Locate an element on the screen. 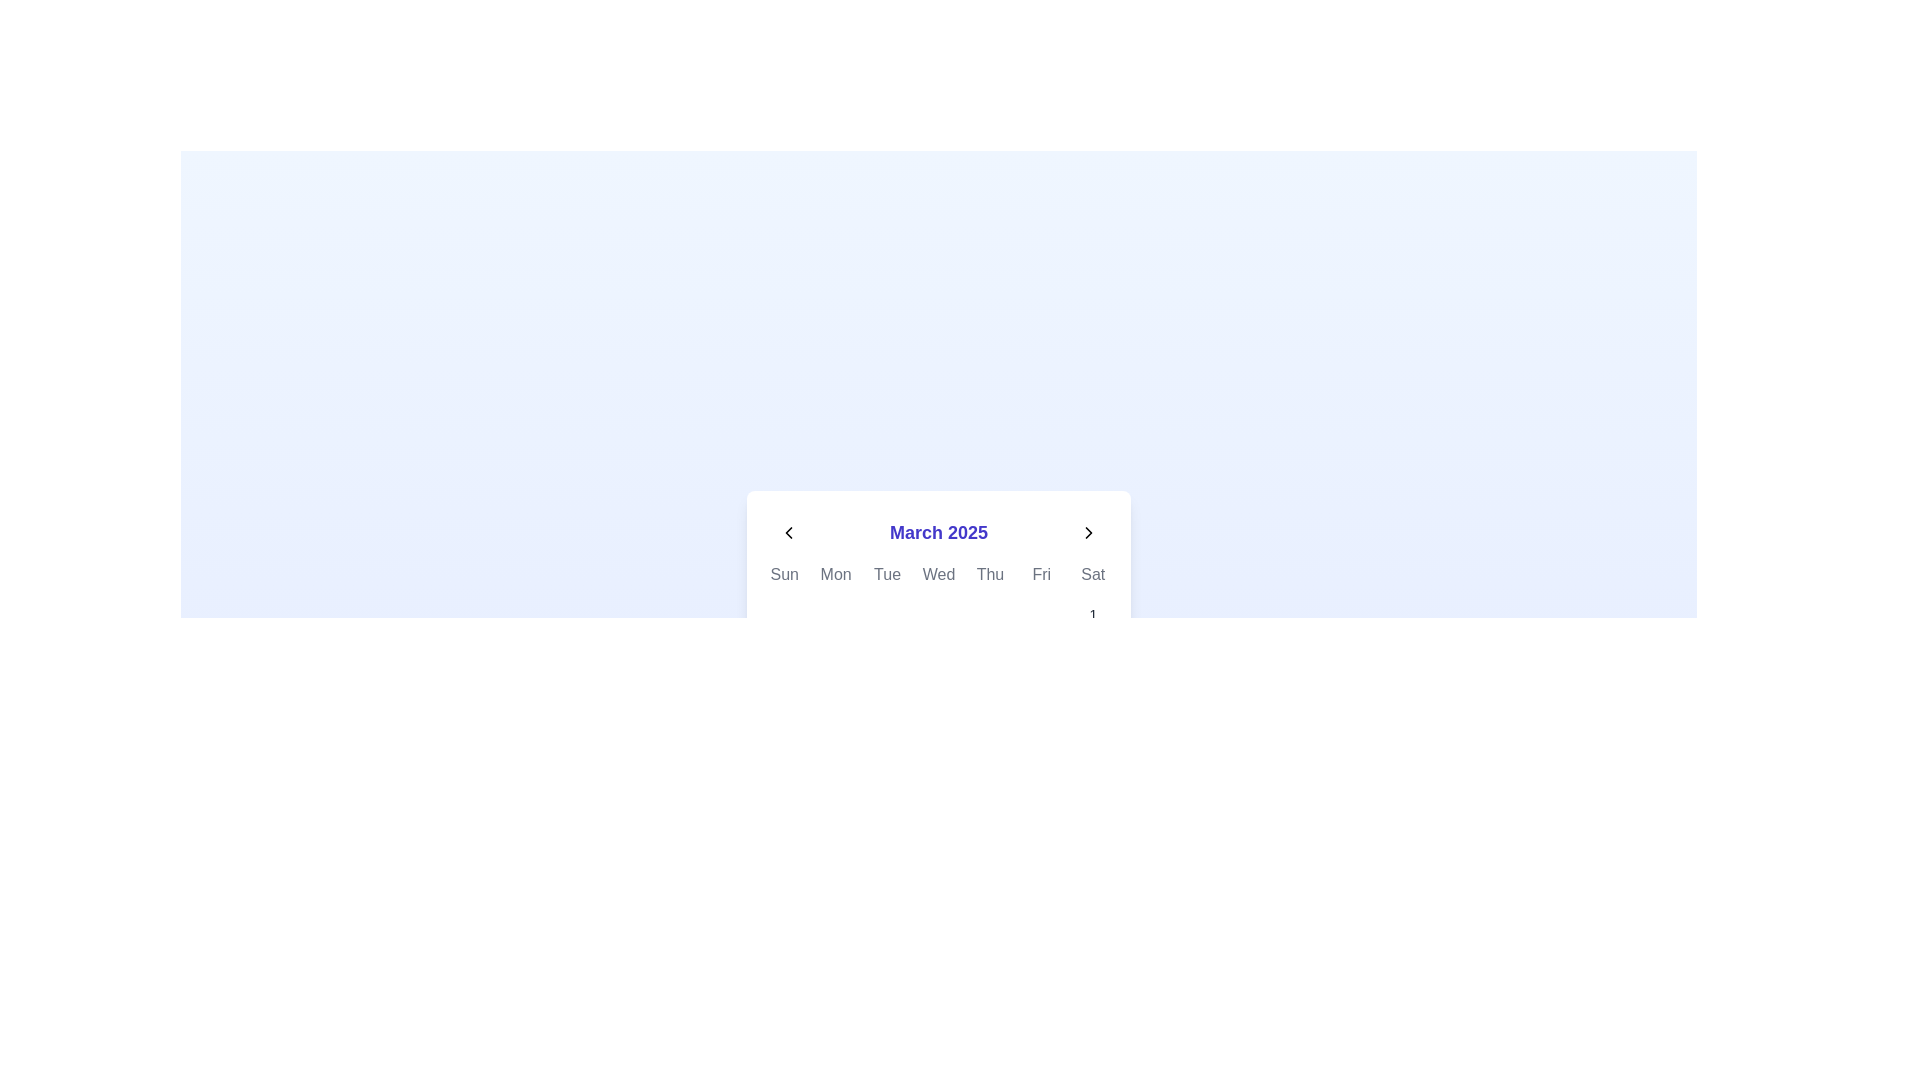 Image resolution: width=1920 pixels, height=1080 pixels. the rightward-pointing chevron icon button located in the top-right corner of the calendar interface, adjacent to the title 'March 2025' is located at coordinates (1088, 531).